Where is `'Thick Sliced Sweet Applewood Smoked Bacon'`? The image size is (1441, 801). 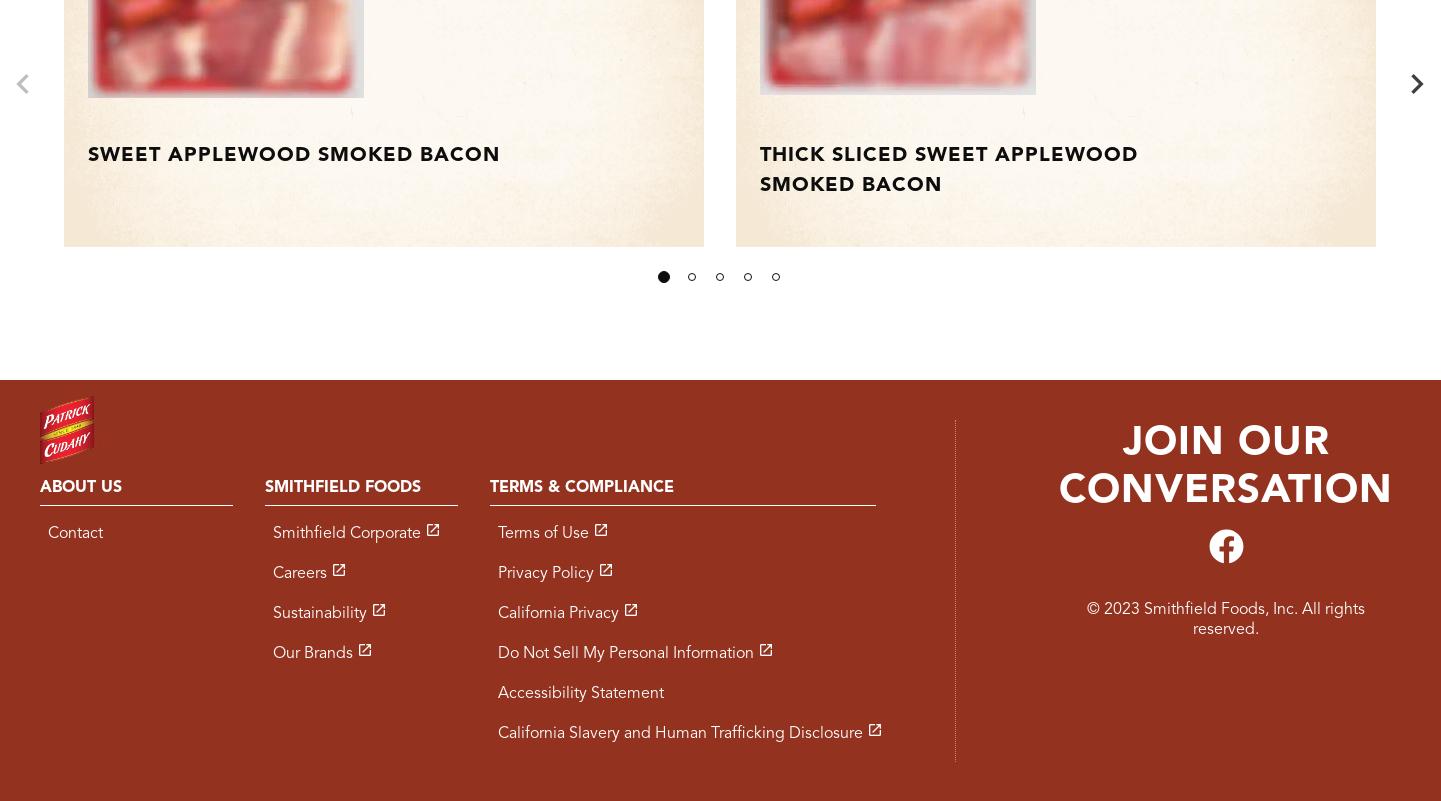 'Thick Sliced Sweet Applewood Smoked Bacon' is located at coordinates (949, 171).